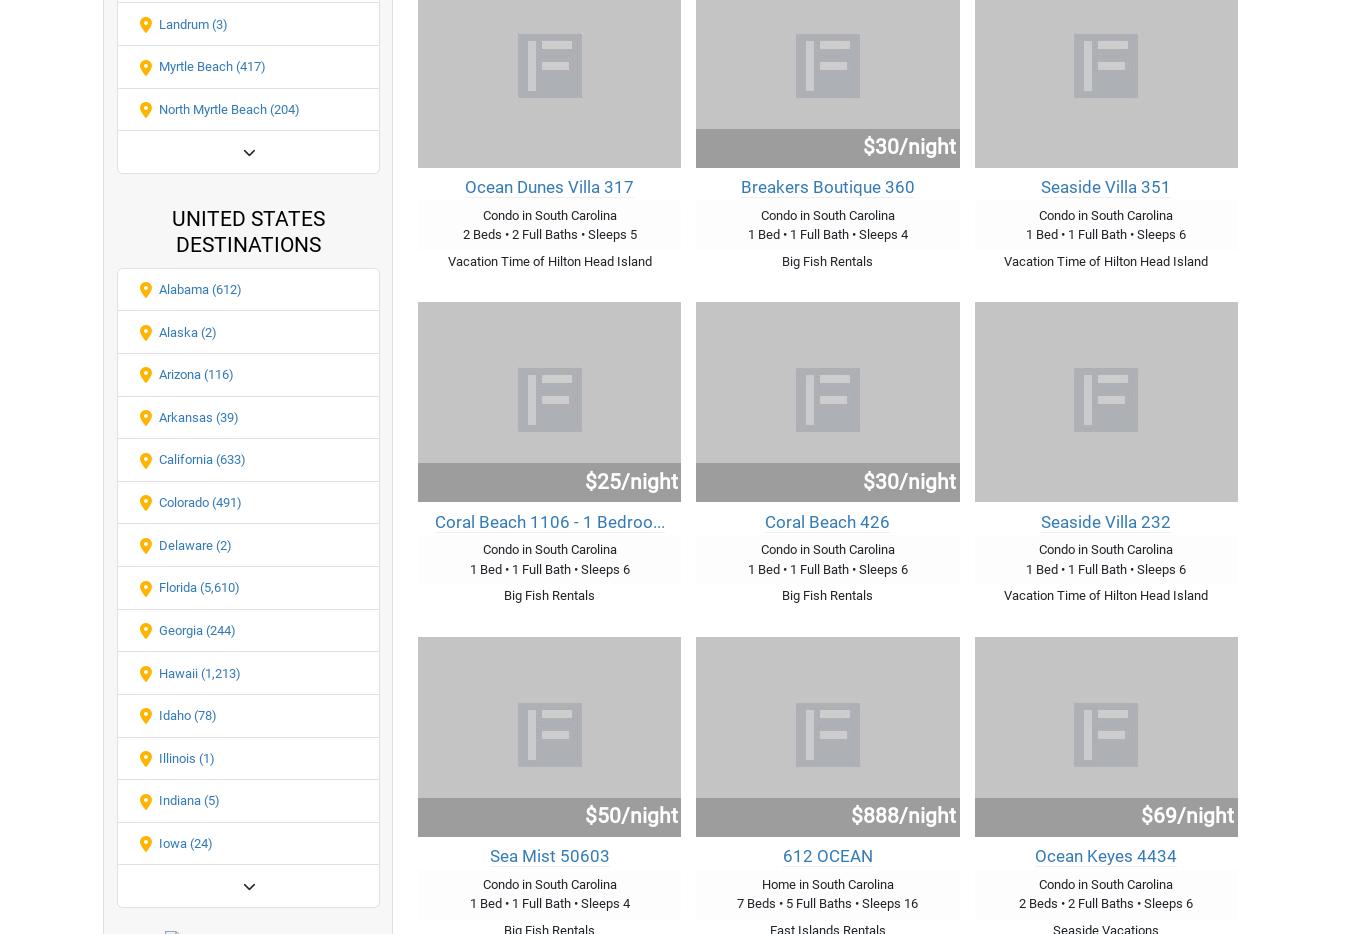  Describe the element at coordinates (650, 165) in the screenshot. I see `'Terms of Service'` at that location.